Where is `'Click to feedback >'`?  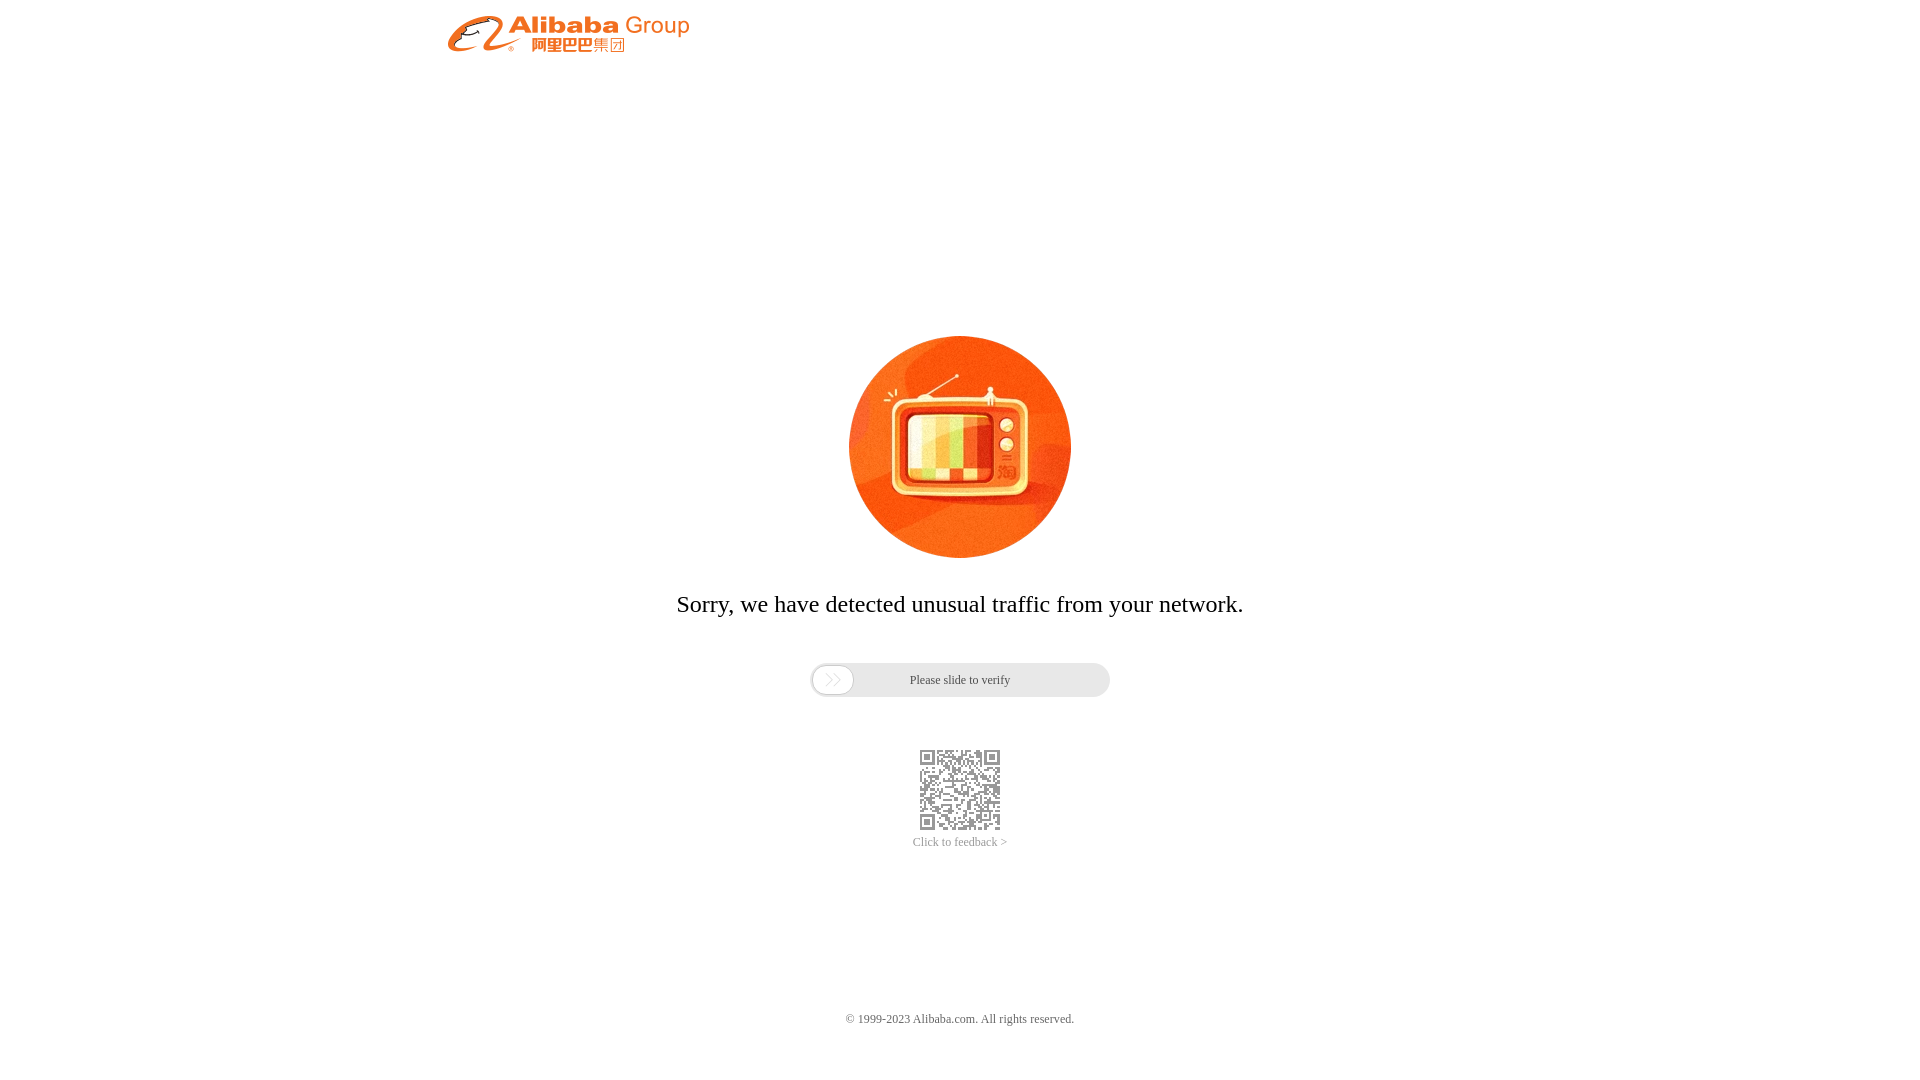 'Click to feedback >' is located at coordinates (911, 842).